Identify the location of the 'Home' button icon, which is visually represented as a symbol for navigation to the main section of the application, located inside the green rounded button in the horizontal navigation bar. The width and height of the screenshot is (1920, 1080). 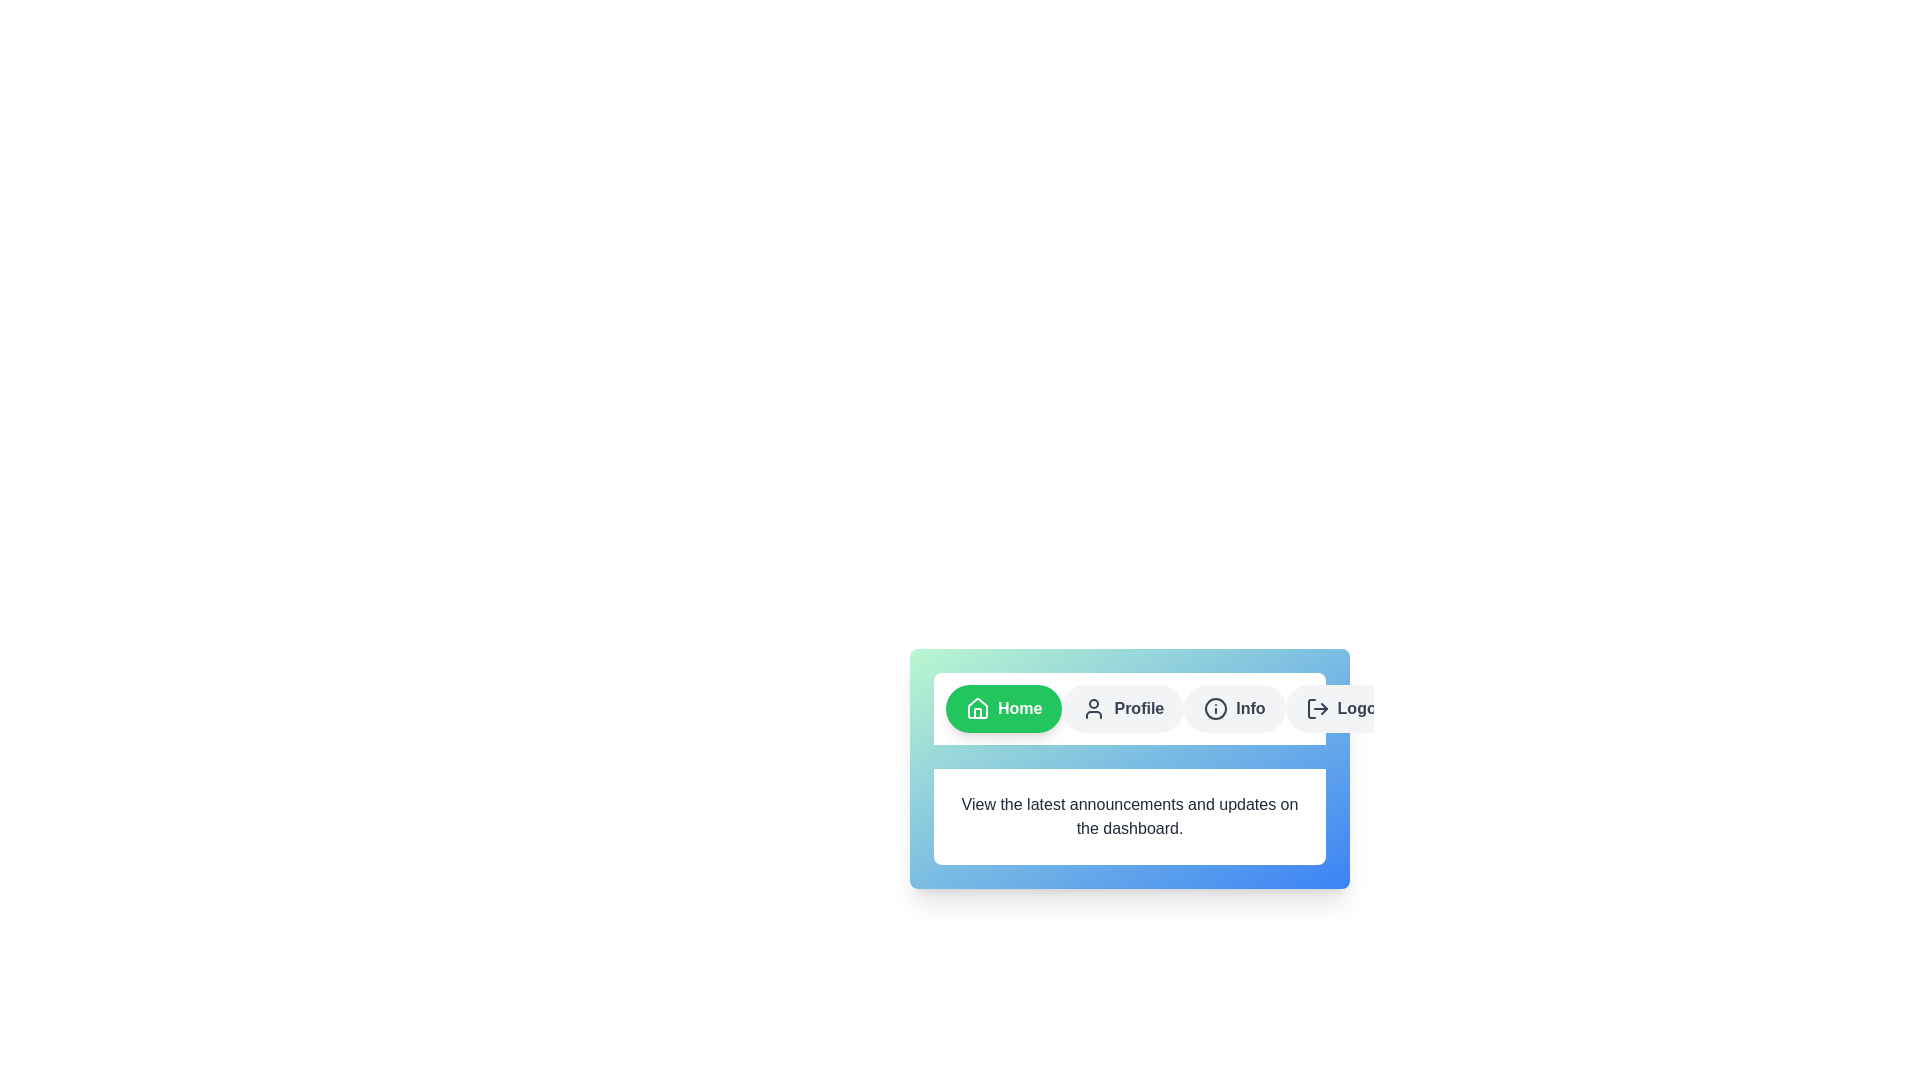
(978, 707).